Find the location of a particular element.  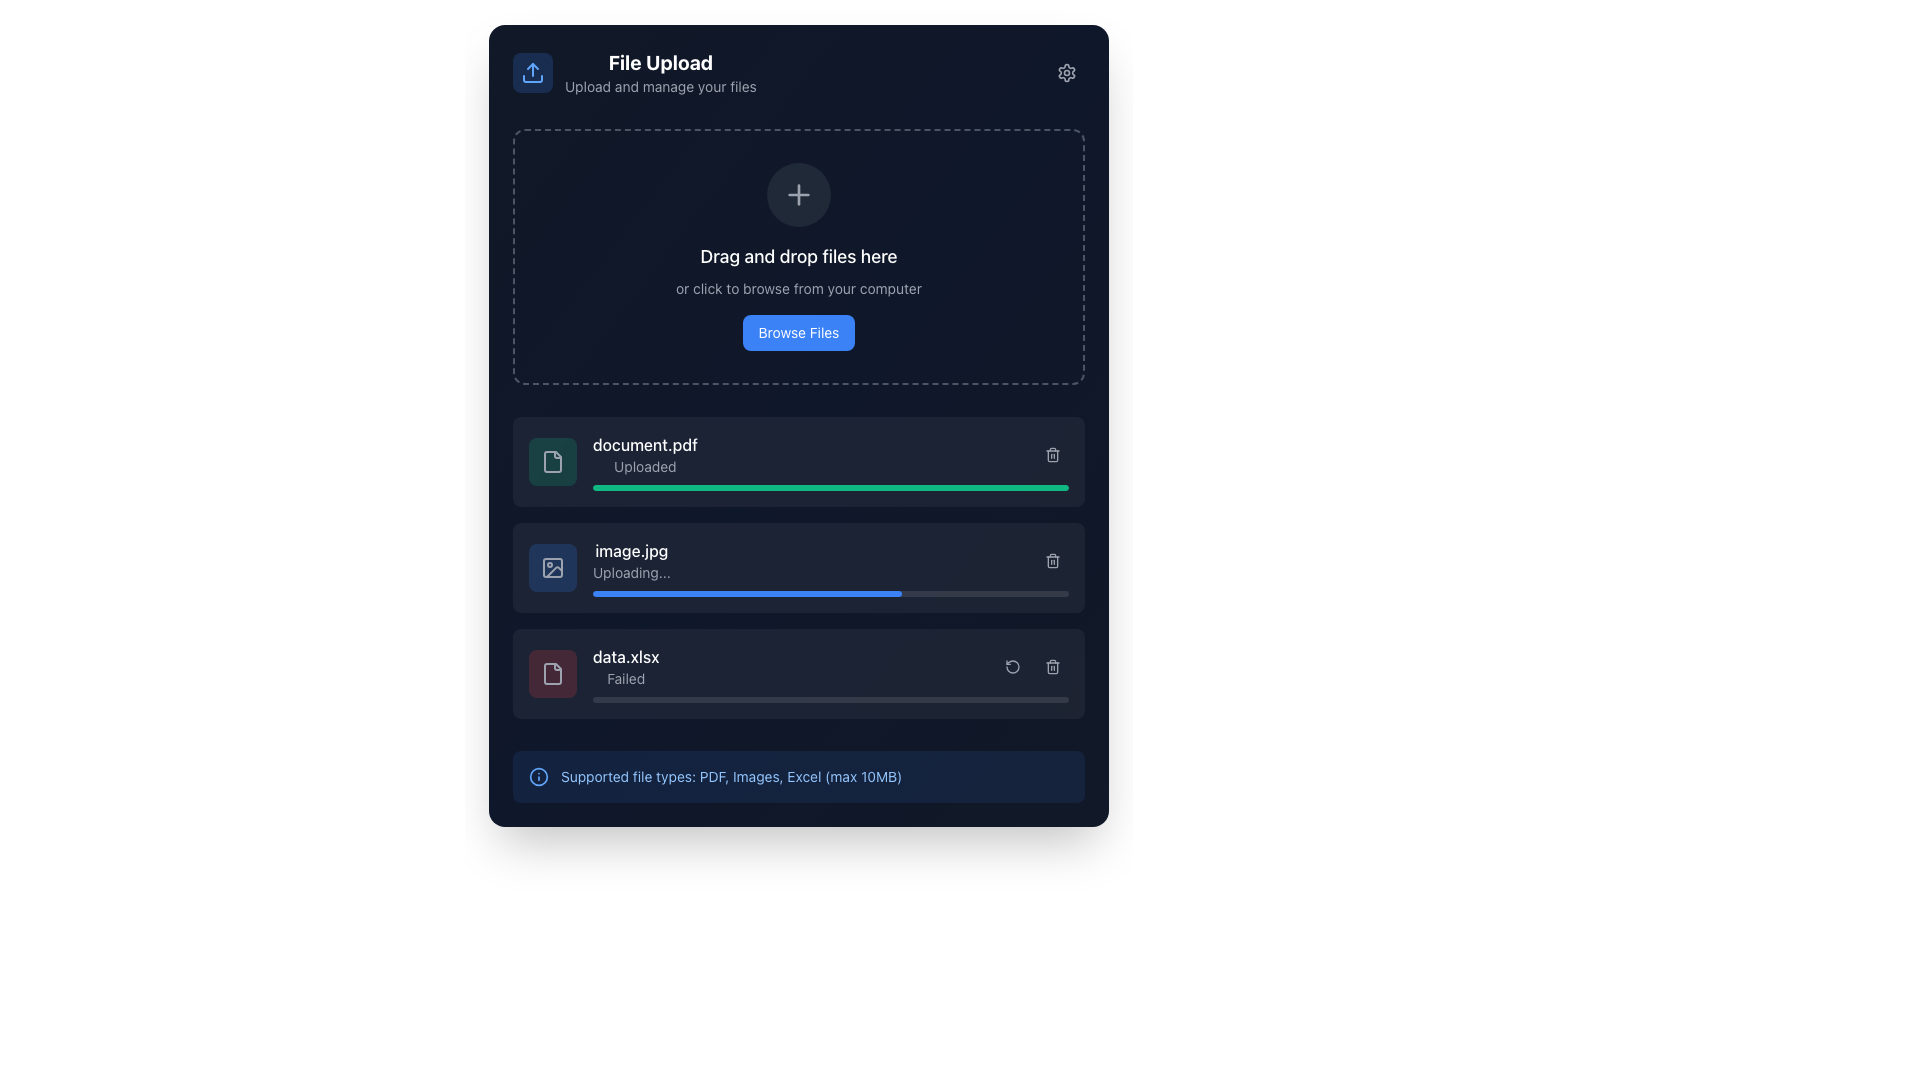

the static text label that identifies the uploaded file named 'document.pdf', located at the top of the upload list area is located at coordinates (645, 443).